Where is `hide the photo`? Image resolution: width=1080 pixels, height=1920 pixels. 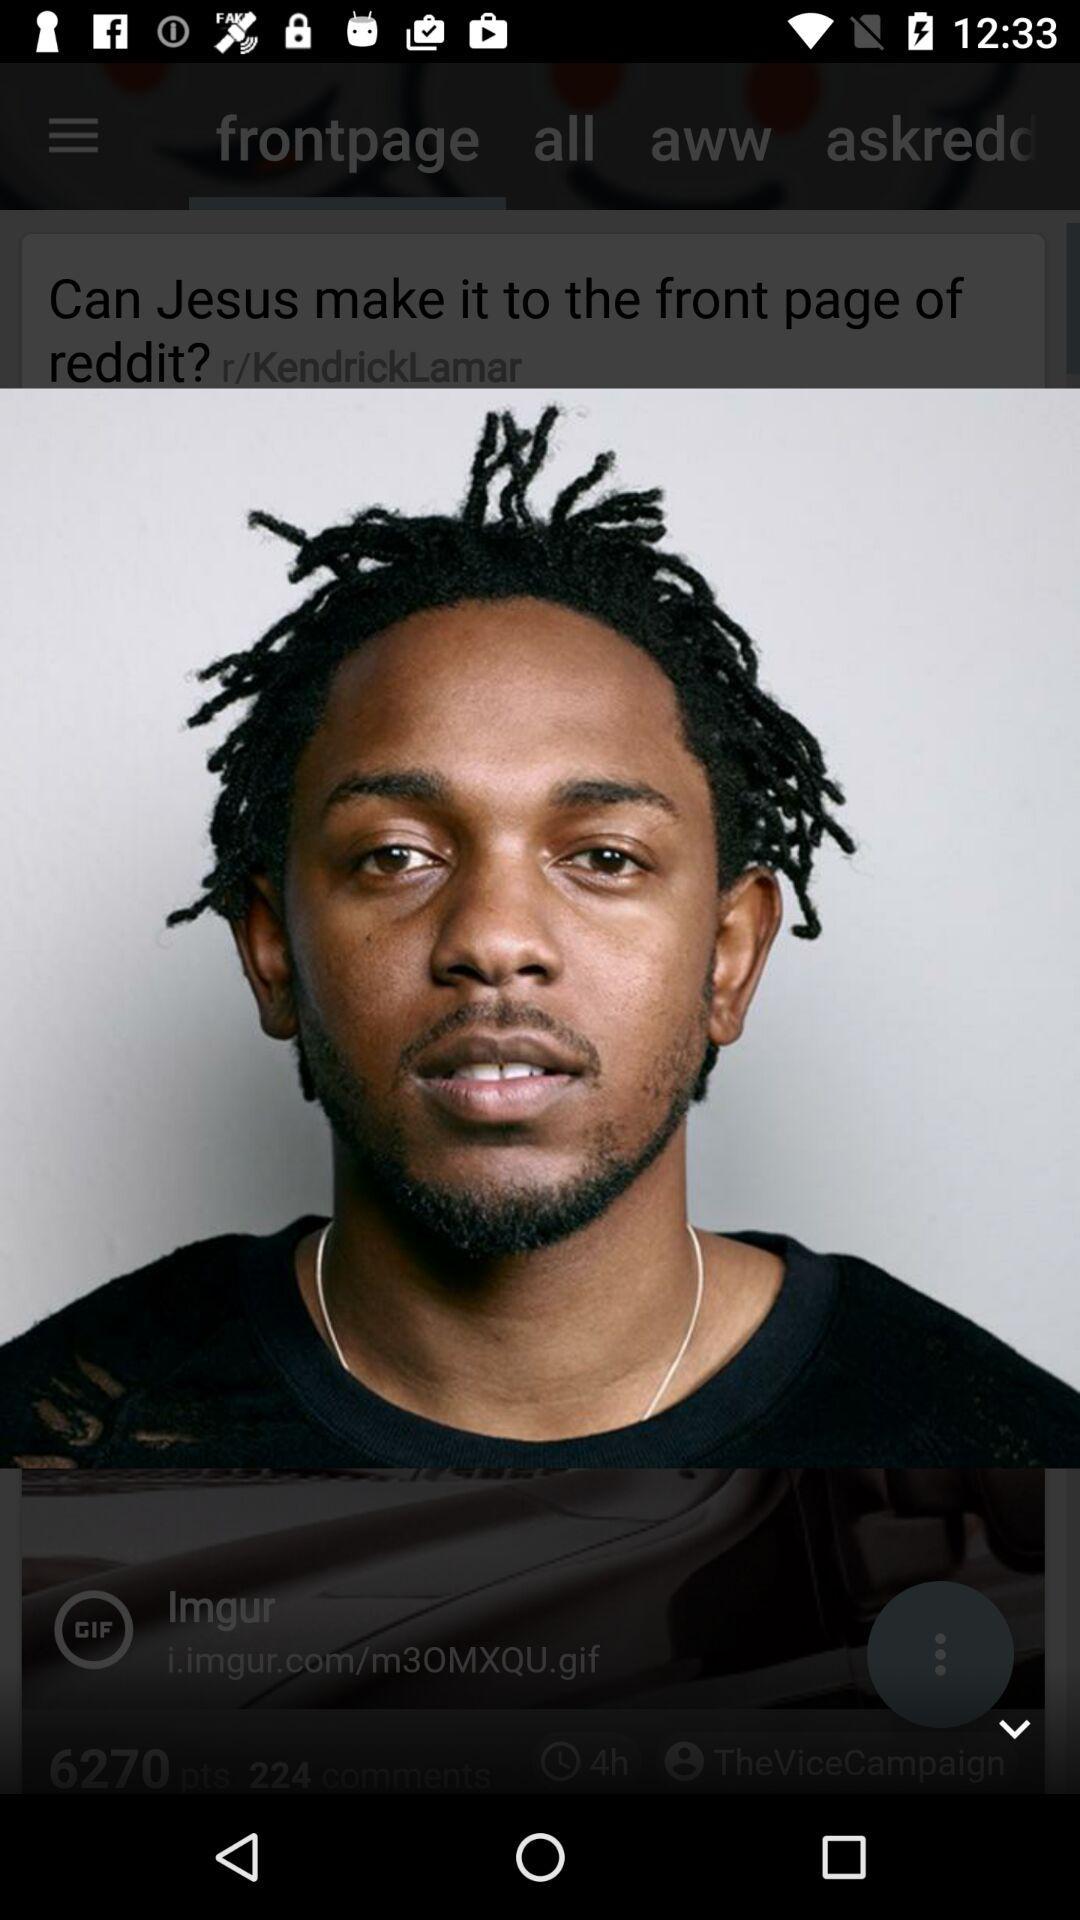 hide the photo is located at coordinates (1014, 1727).